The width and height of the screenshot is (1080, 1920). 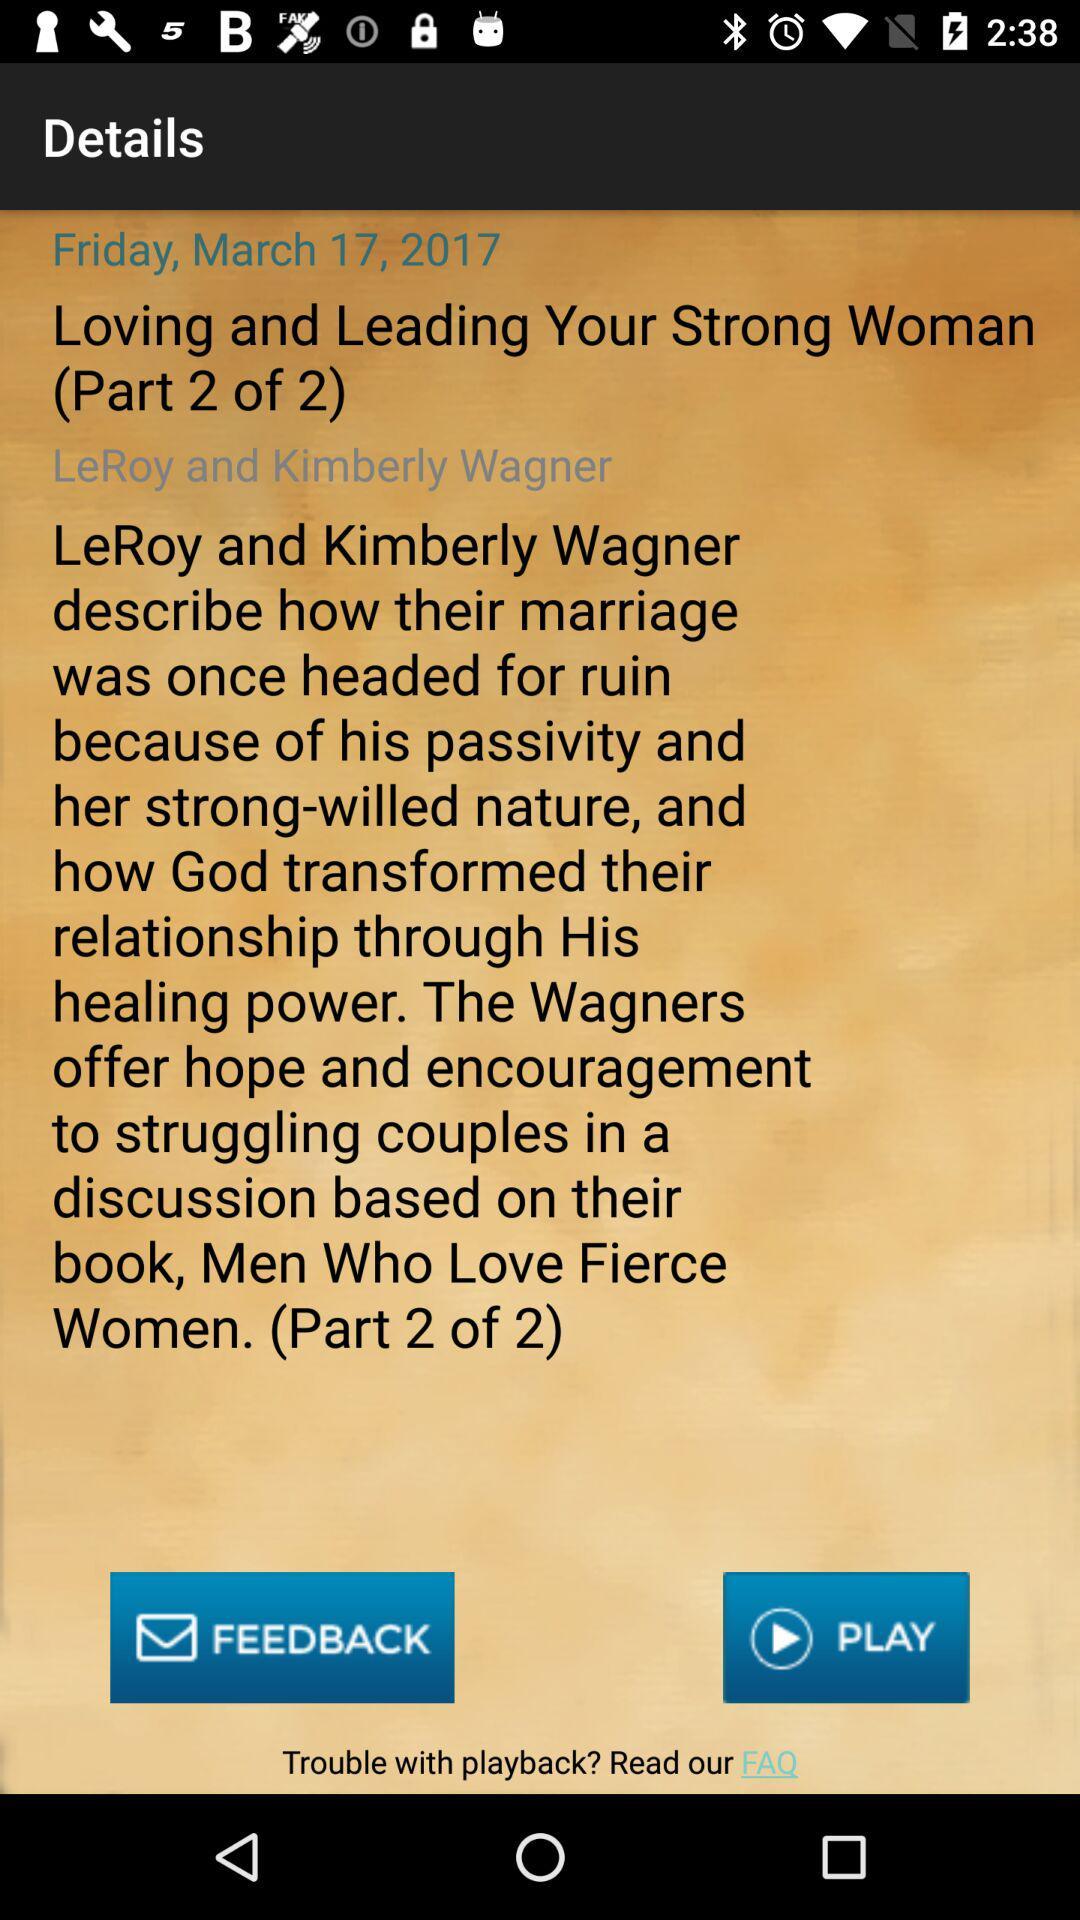 What do you see at coordinates (282, 1637) in the screenshot?
I see `the icon above trouble with playback icon` at bounding box center [282, 1637].